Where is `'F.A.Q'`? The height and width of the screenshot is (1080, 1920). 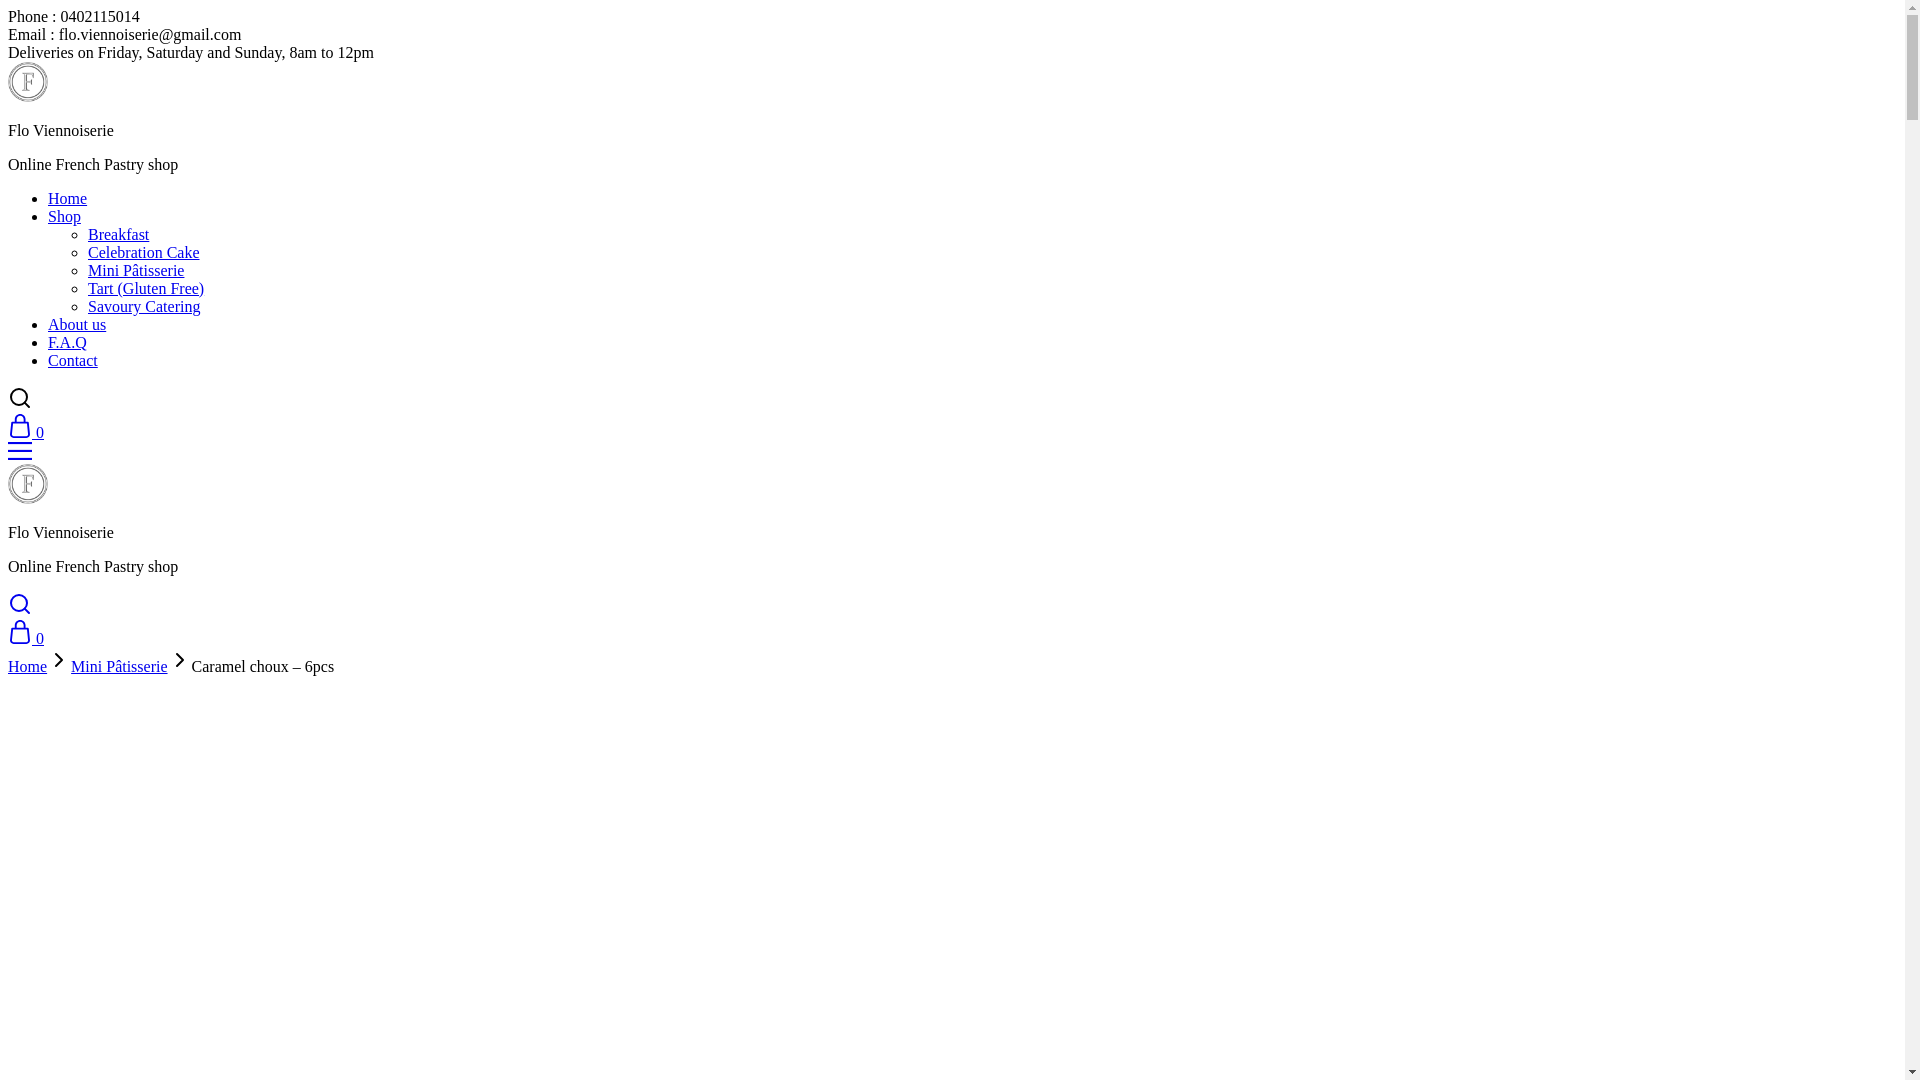
'F.A.Q' is located at coordinates (67, 341).